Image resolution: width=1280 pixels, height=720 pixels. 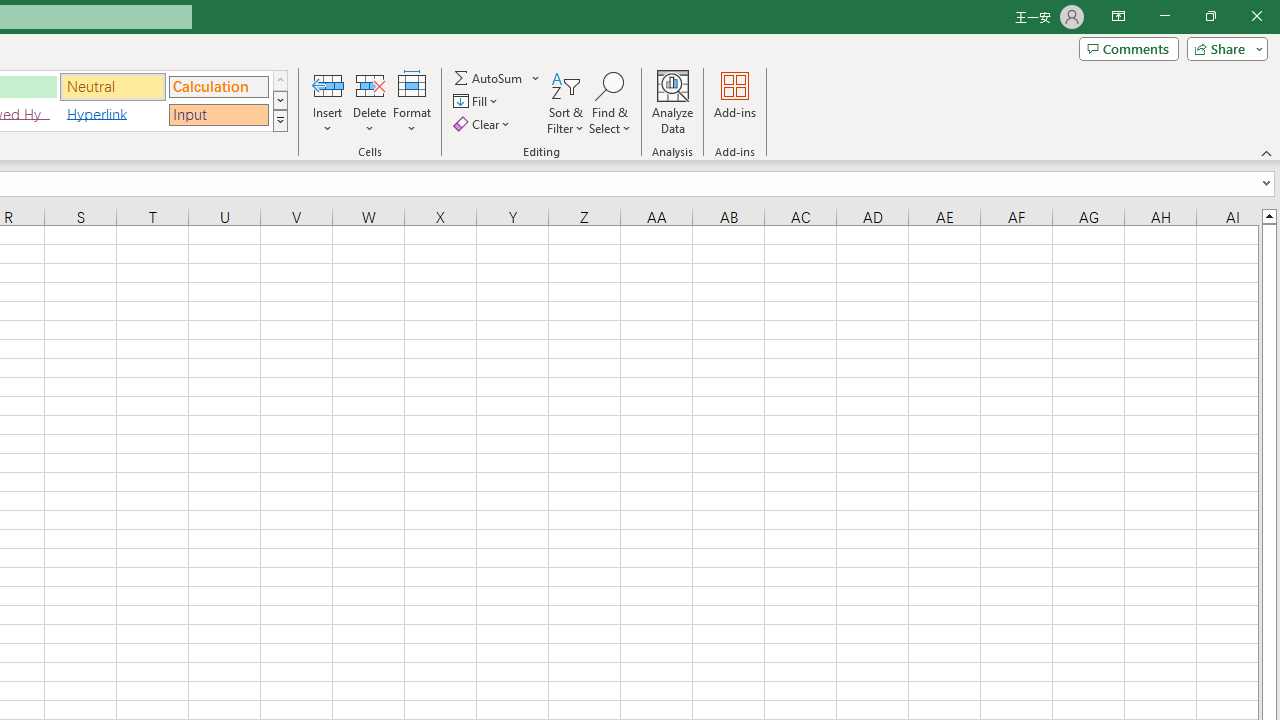 What do you see at coordinates (1268, 215) in the screenshot?
I see `'Line up'` at bounding box center [1268, 215].